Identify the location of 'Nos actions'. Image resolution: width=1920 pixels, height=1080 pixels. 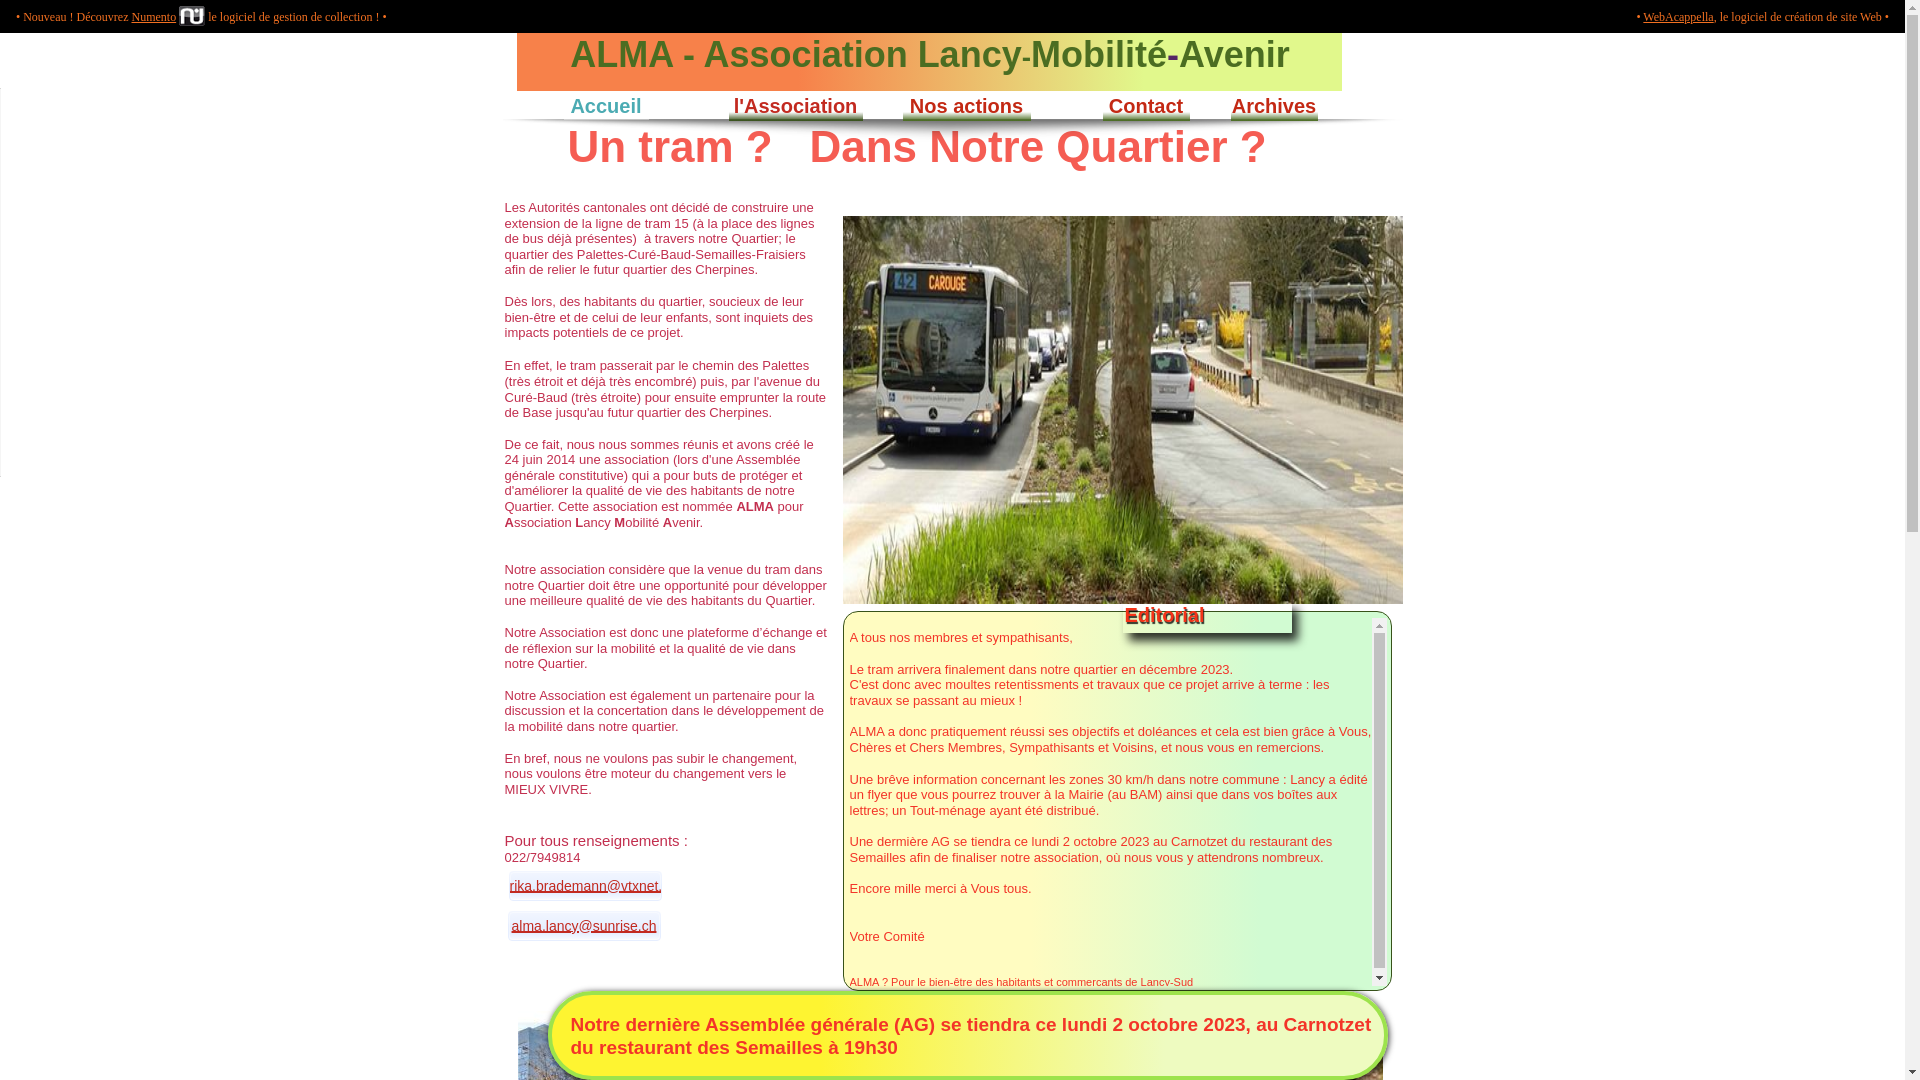
(909, 104).